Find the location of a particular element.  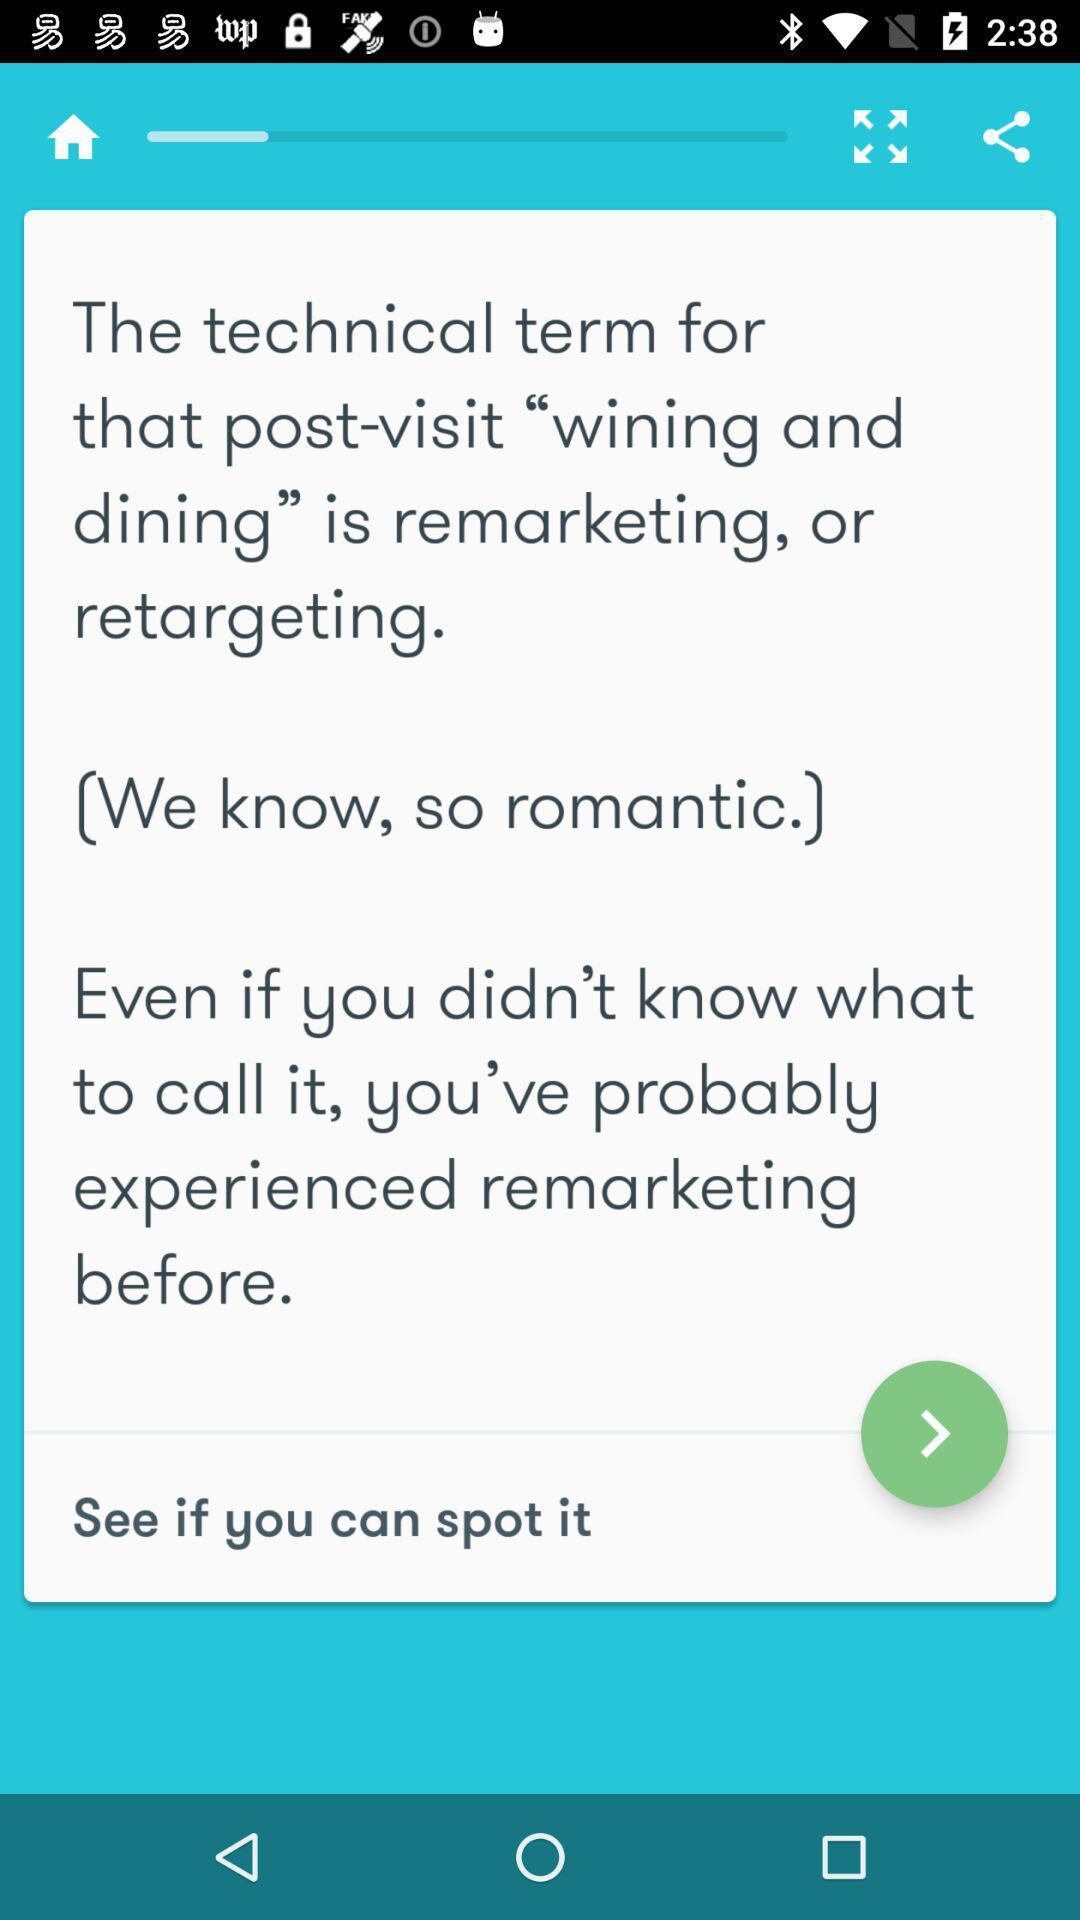

the home icon is located at coordinates (72, 135).